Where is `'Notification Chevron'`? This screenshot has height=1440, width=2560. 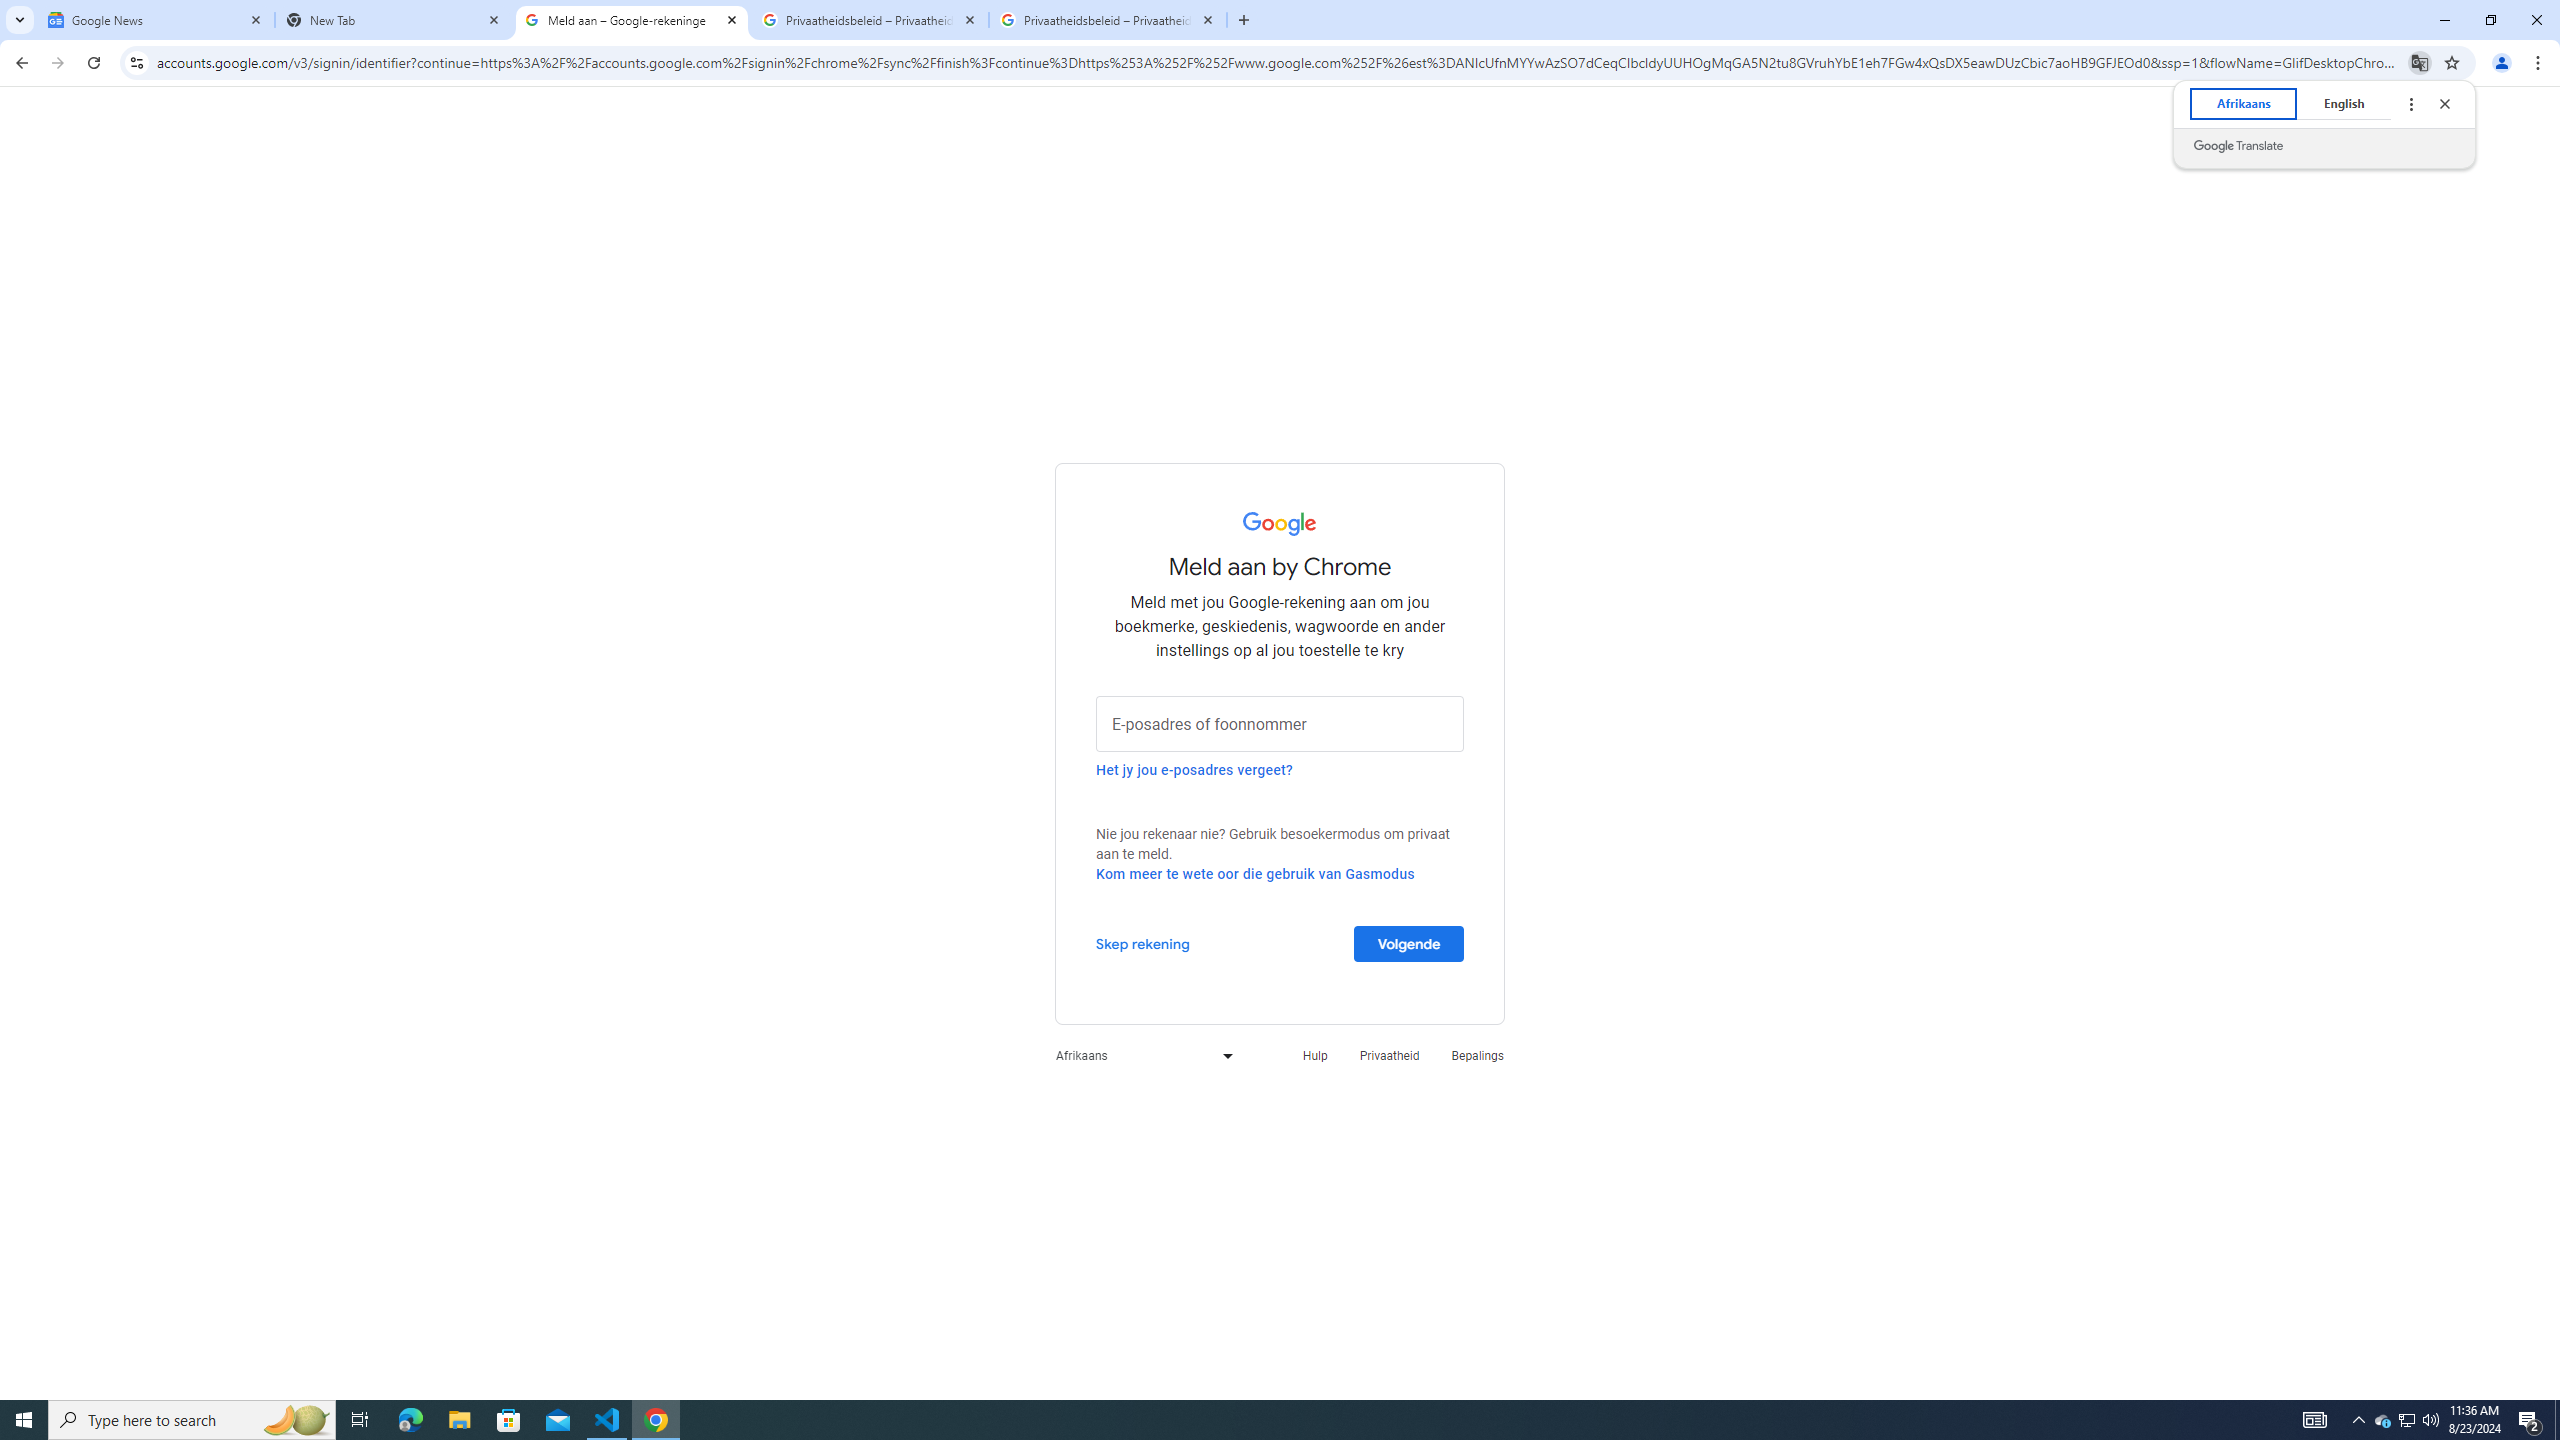 'Notification Chevron' is located at coordinates (2382, 1418).